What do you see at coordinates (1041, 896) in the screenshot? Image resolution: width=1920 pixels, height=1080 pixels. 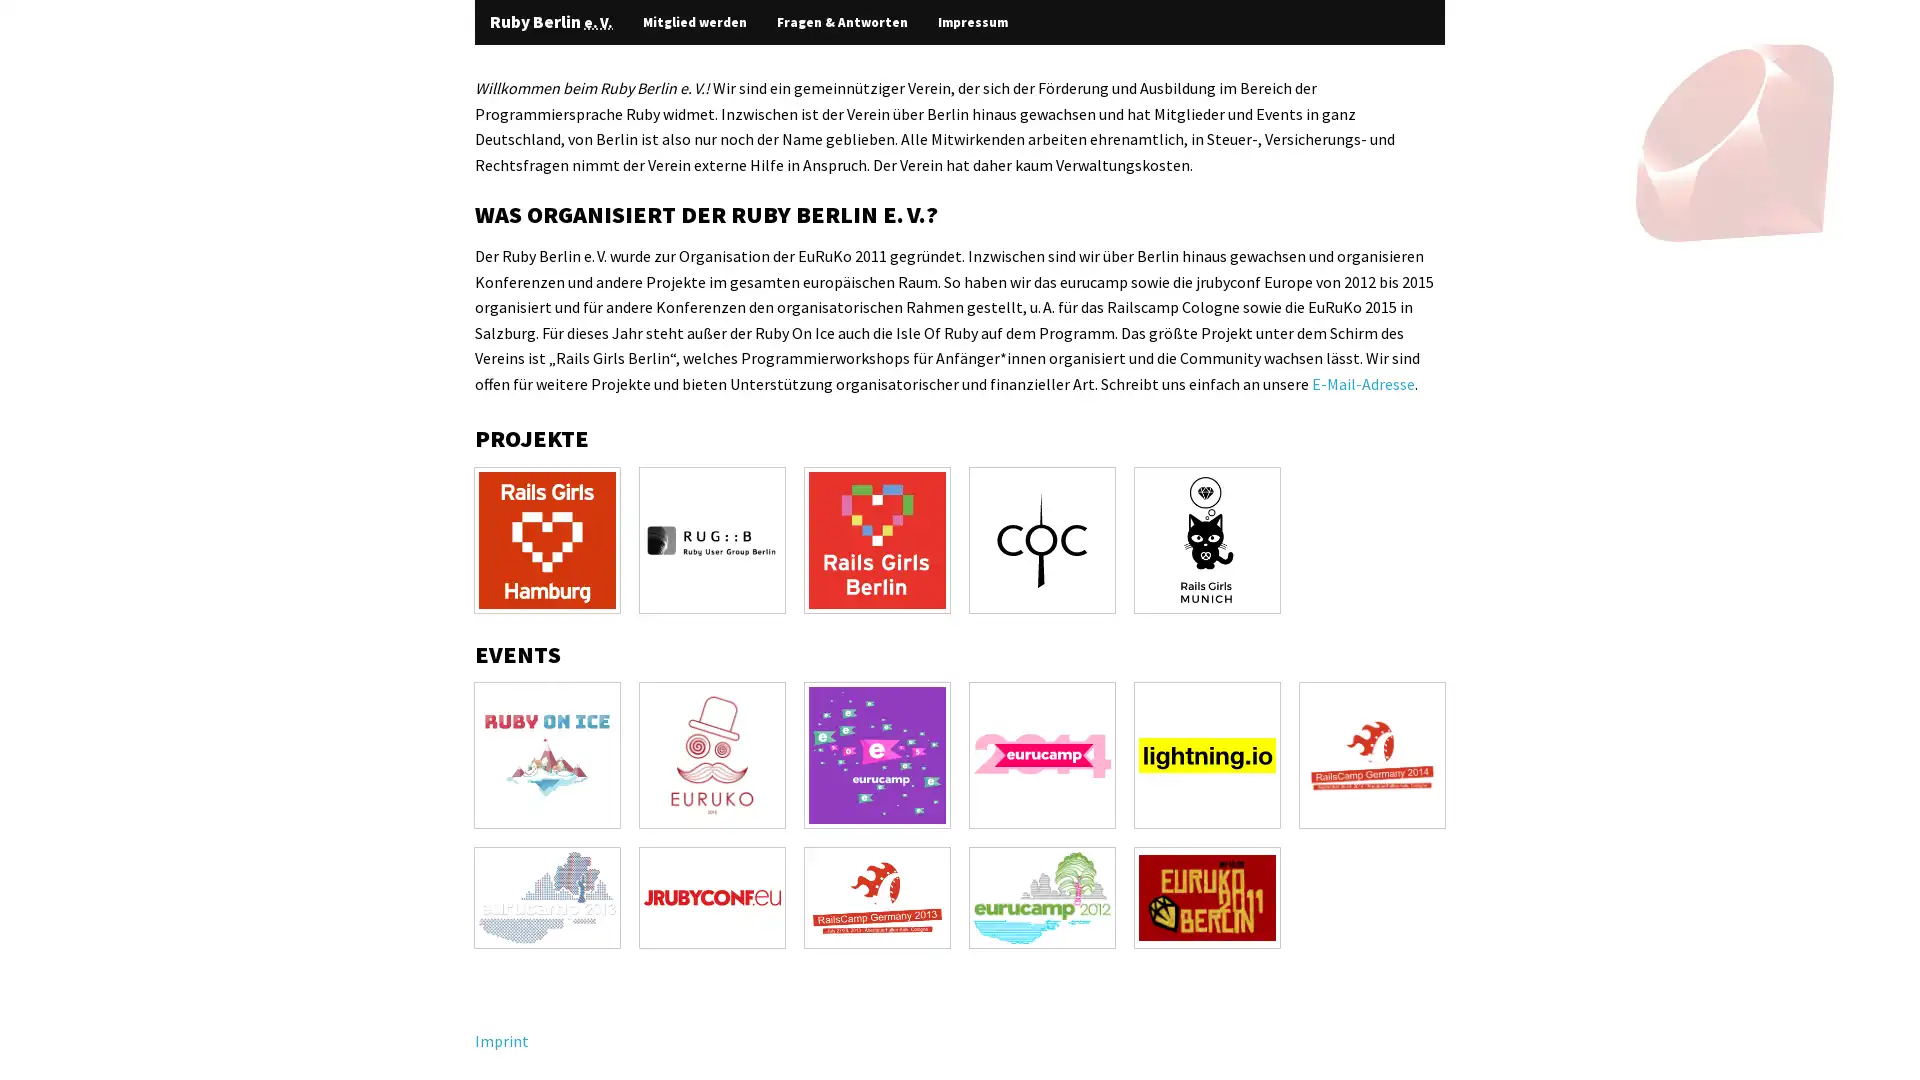 I see `Eurucamp 2012` at bounding box center [1041, 896].